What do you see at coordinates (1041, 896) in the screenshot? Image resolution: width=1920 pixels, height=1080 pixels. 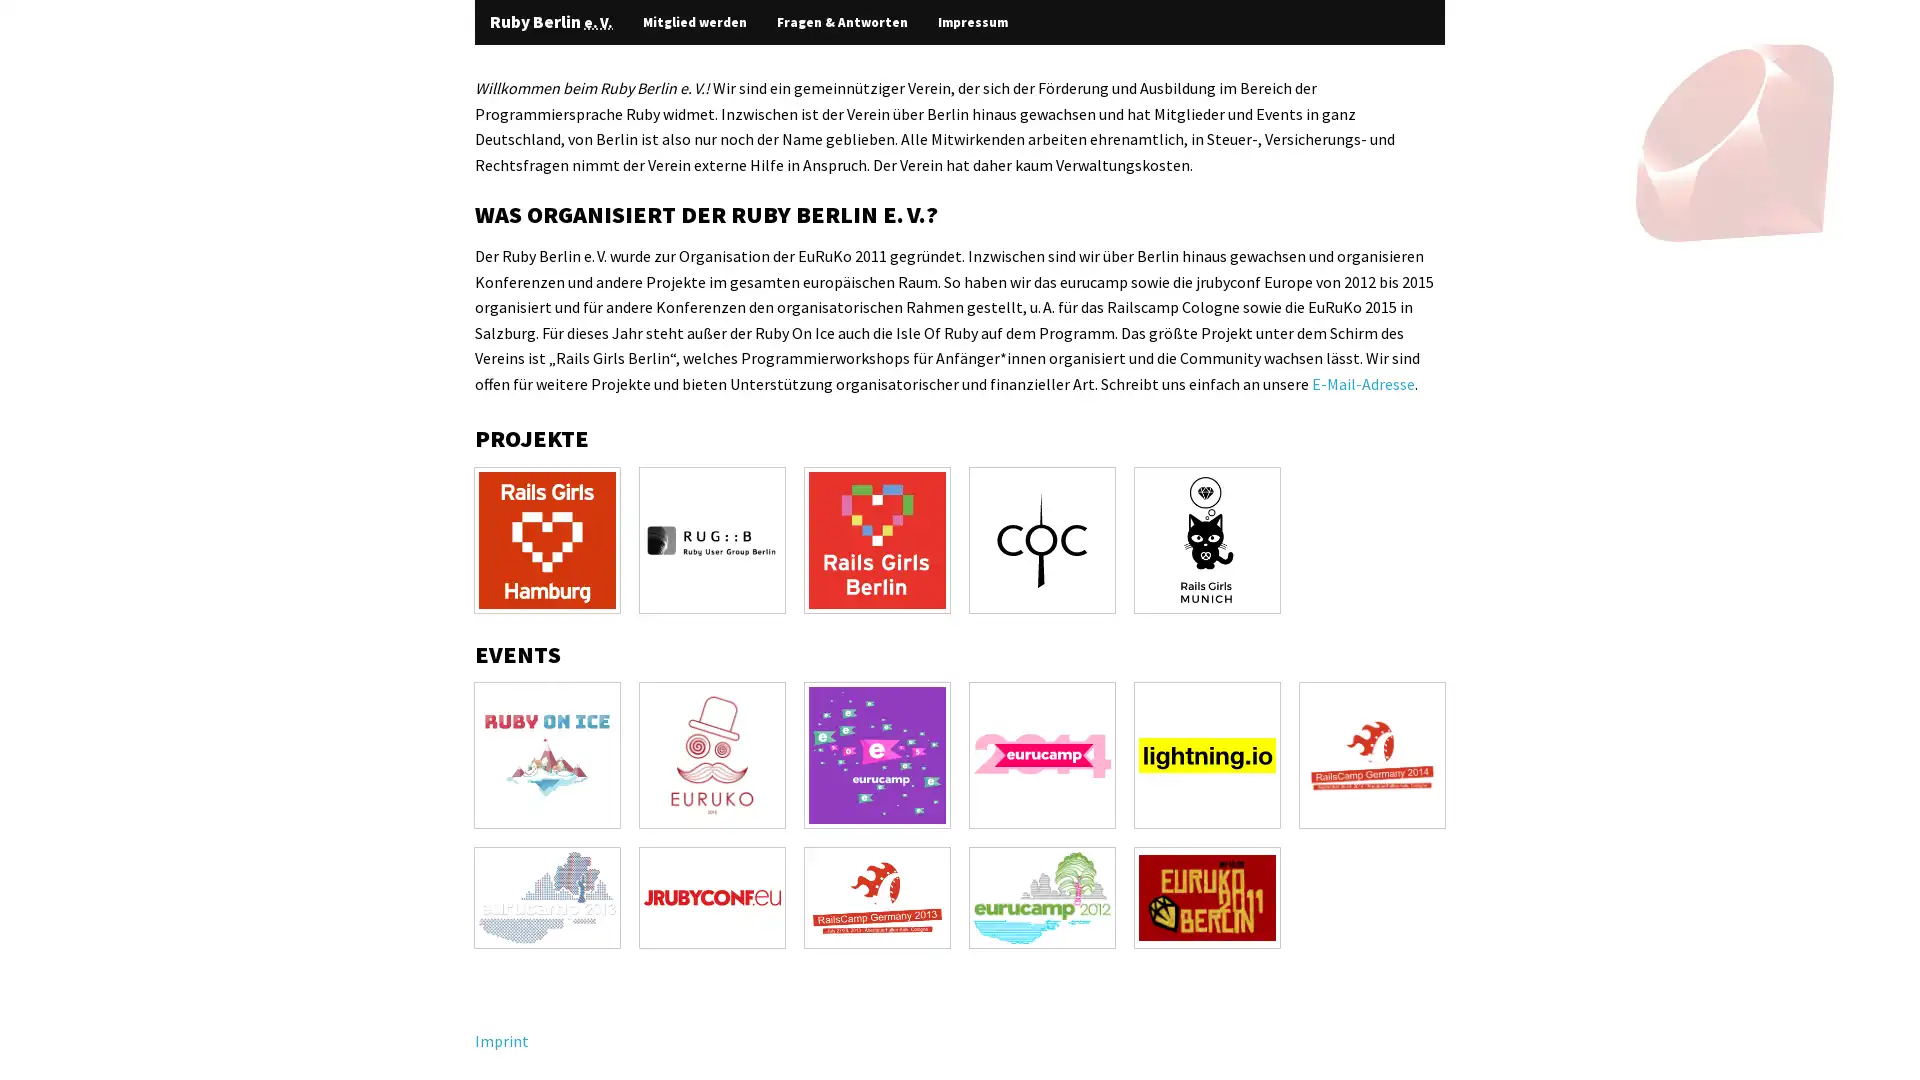 I see `Eurucamp 2012` at bounding box center [1041, 896].